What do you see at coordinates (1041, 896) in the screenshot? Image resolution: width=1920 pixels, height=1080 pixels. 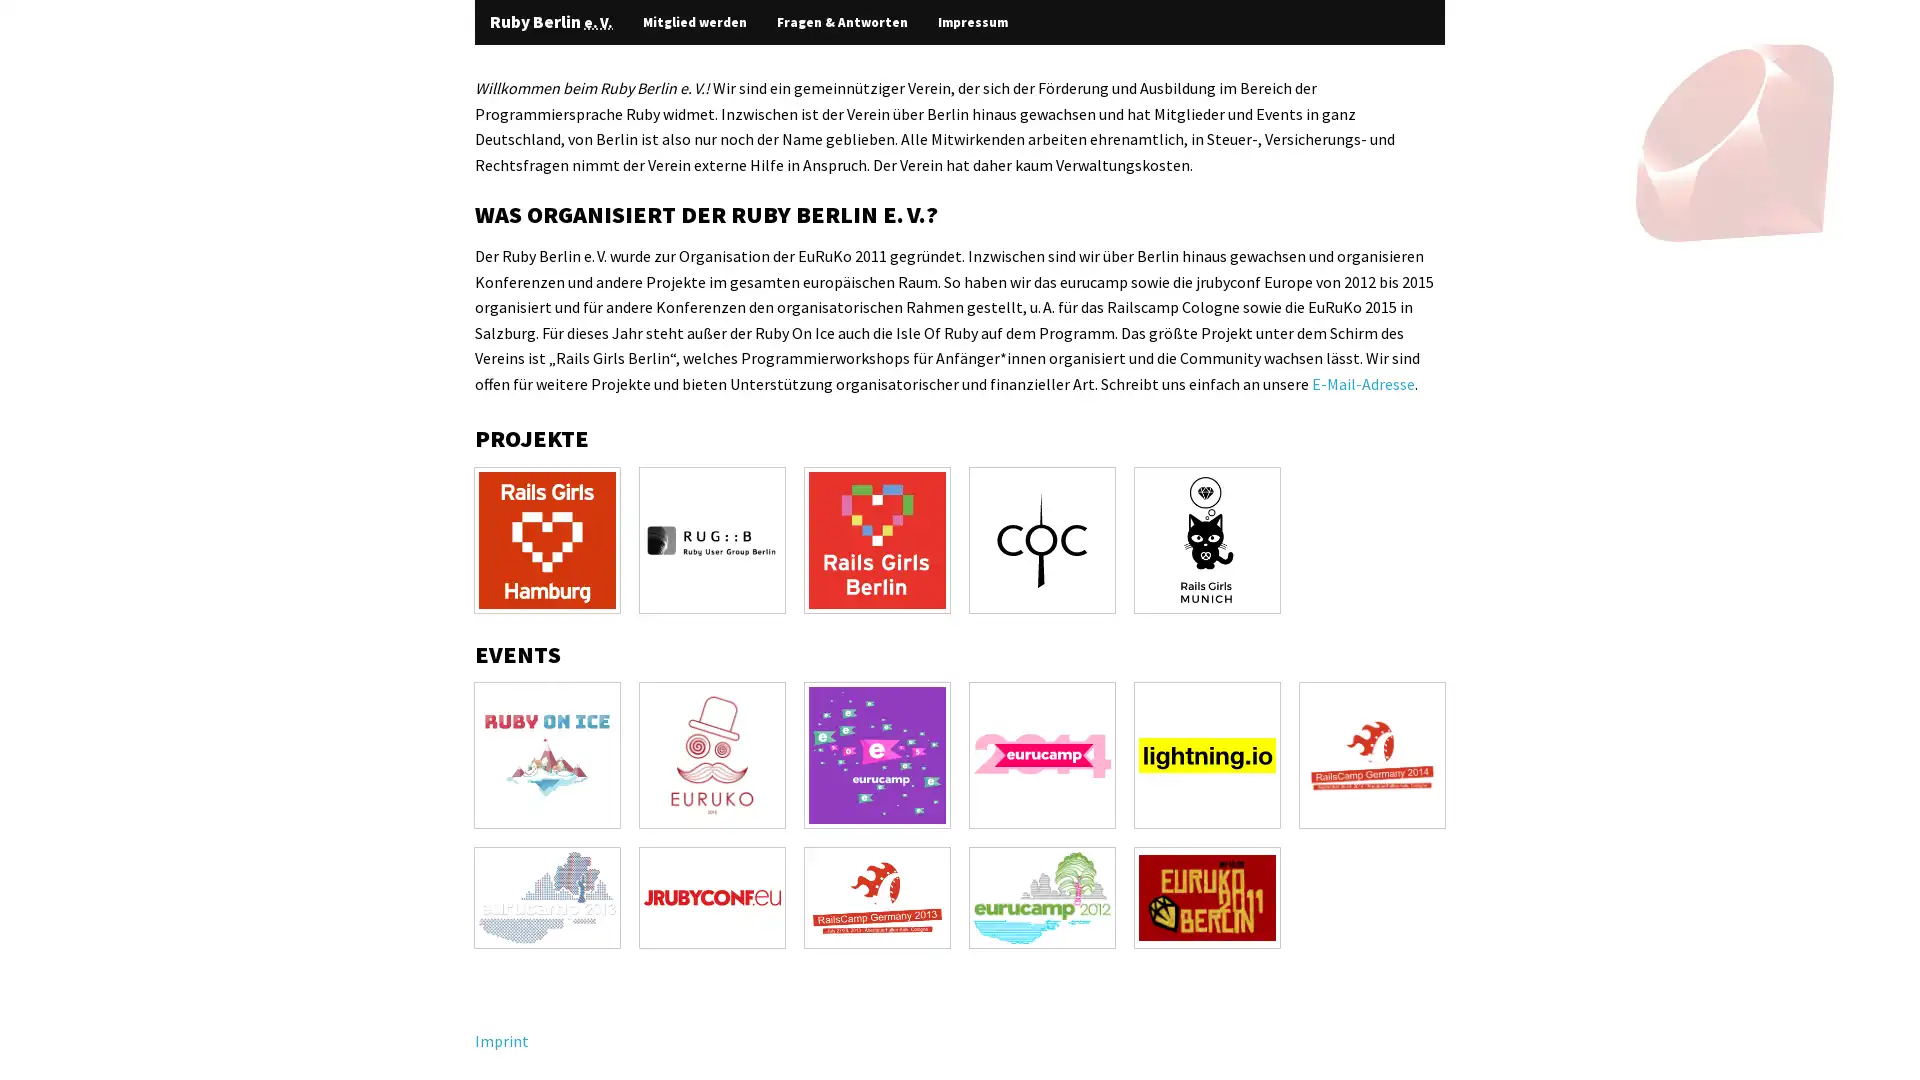 I see `Eurucamp 2012` at bounding box center [1041, 896].